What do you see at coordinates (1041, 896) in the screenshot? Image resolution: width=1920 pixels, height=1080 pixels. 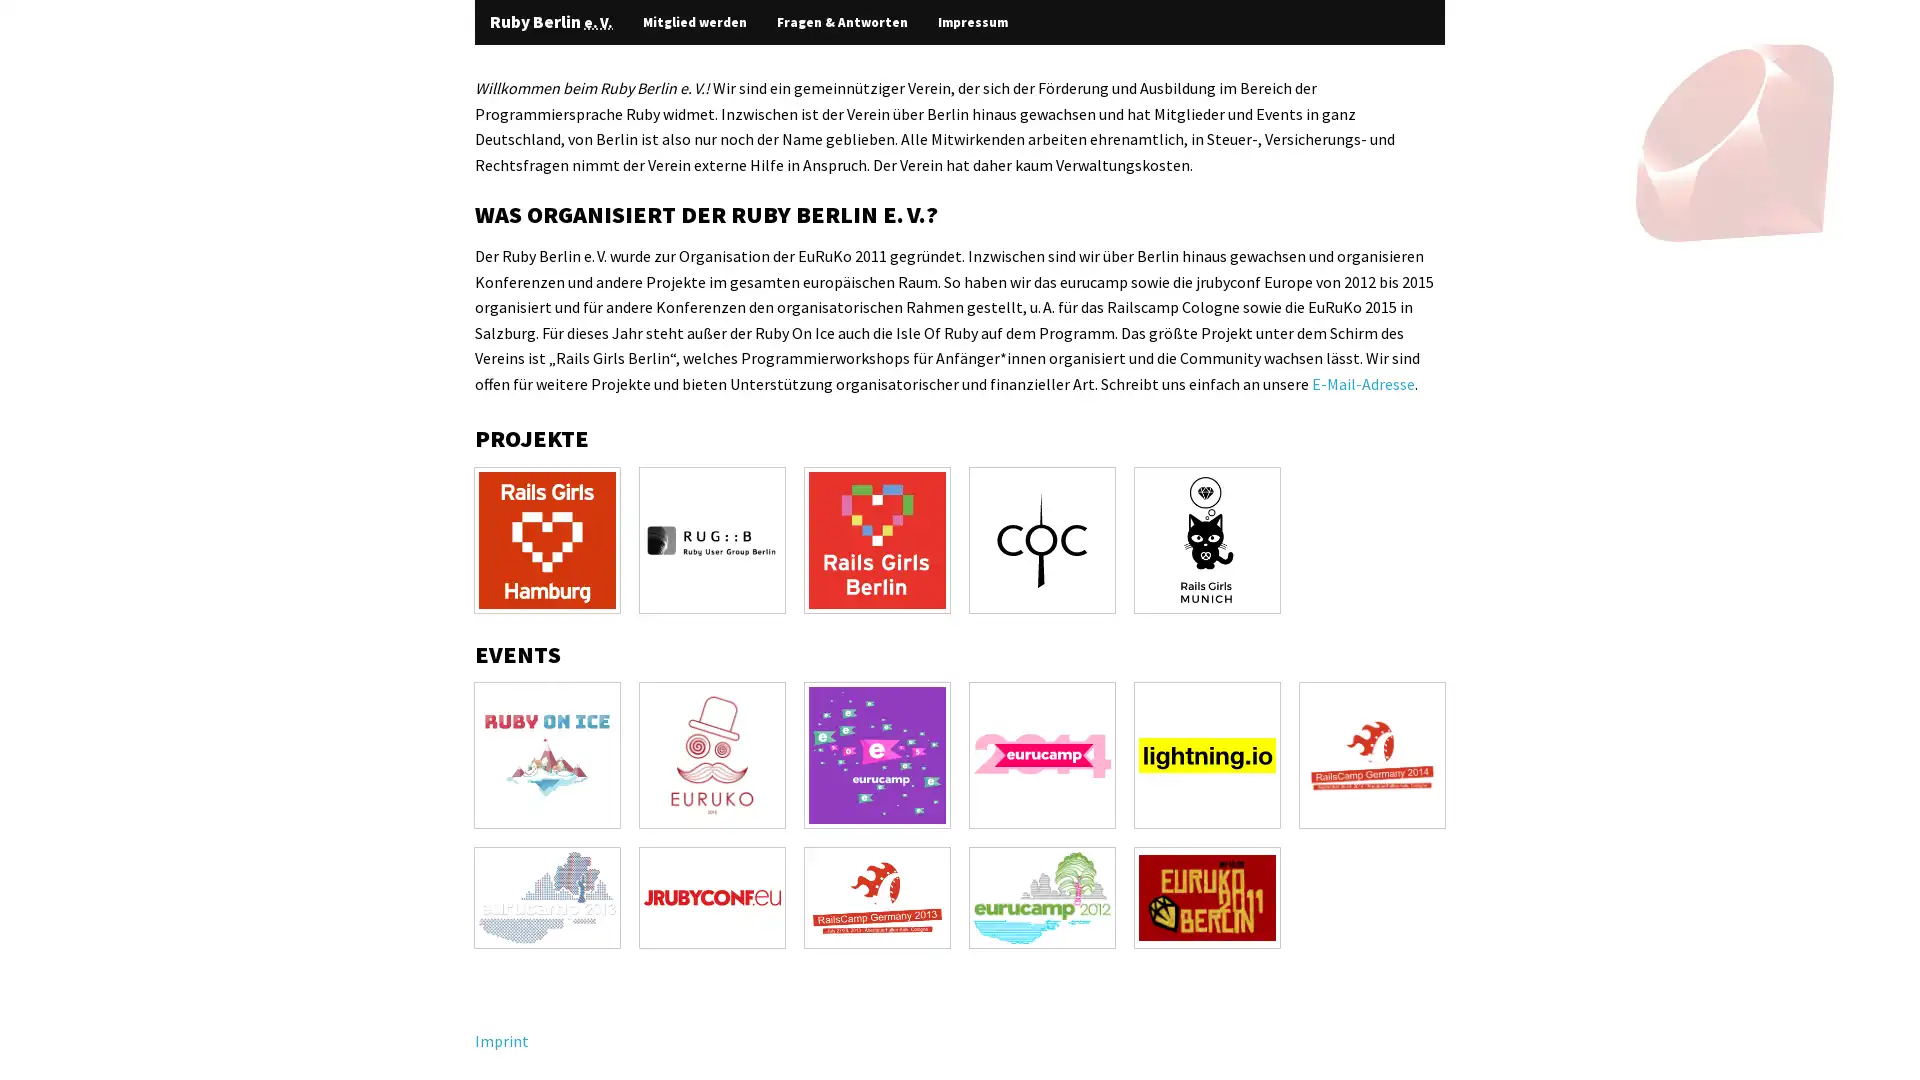 I see `Eurucamp 2012` at bounding box center [1041, 896].